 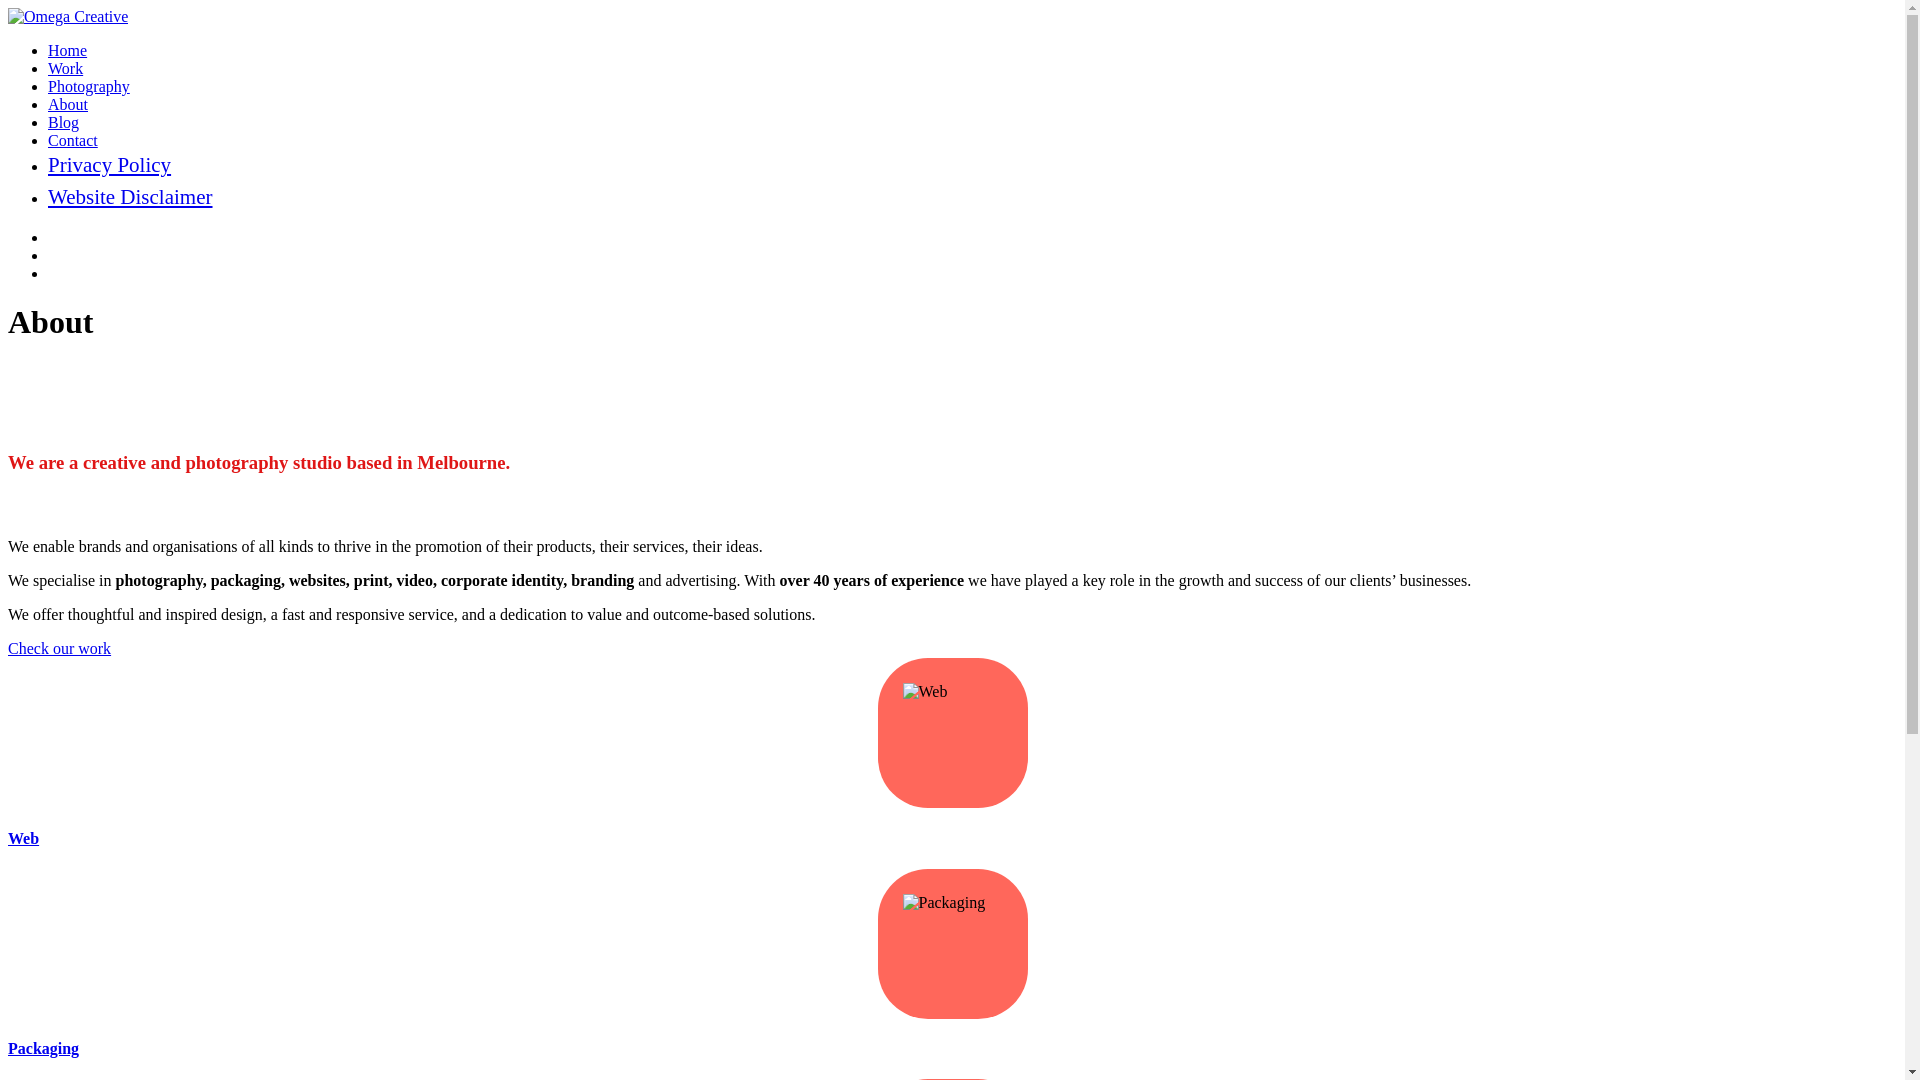 I want to click on 'Blog', so click(x=48, y=122).